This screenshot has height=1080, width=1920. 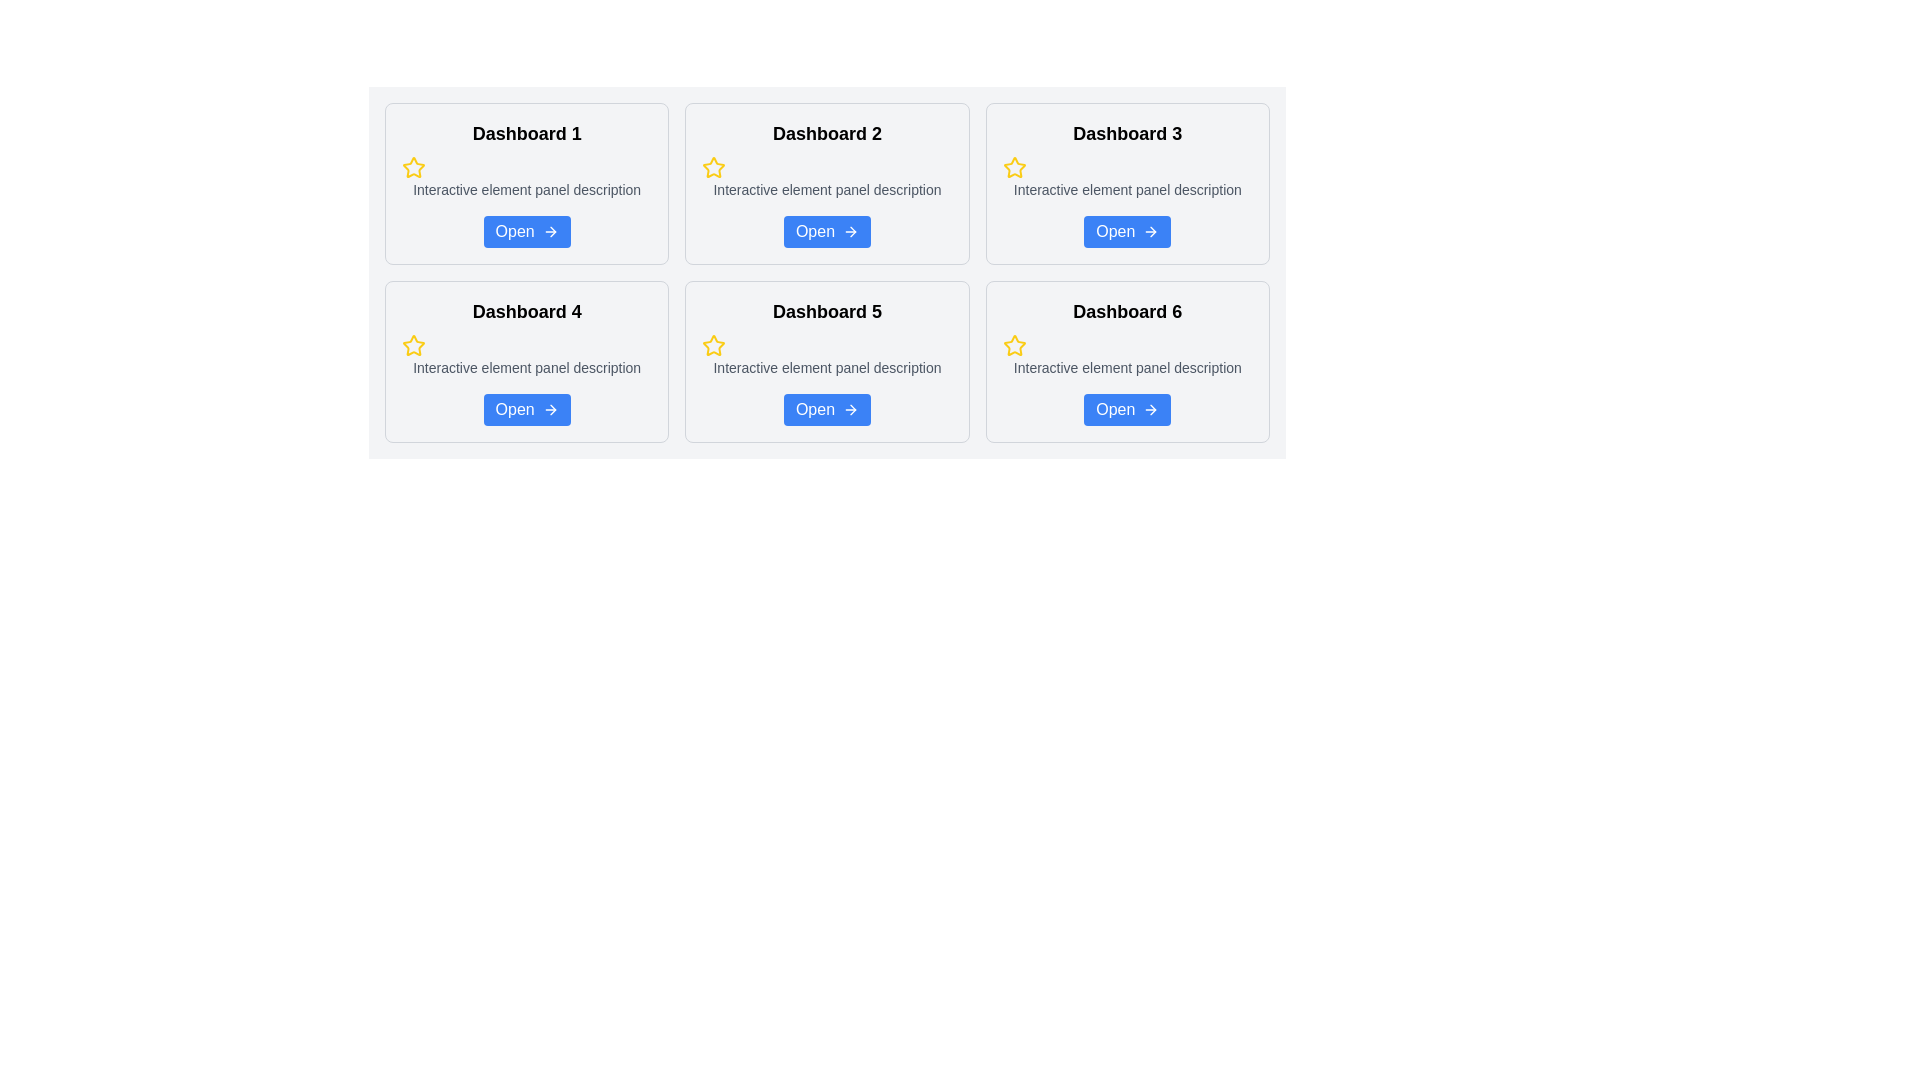 I want to click on the star icon in the 'Dashboard 2' panel to mark or unmark the panel as favorite, so click(x=714, y=167).